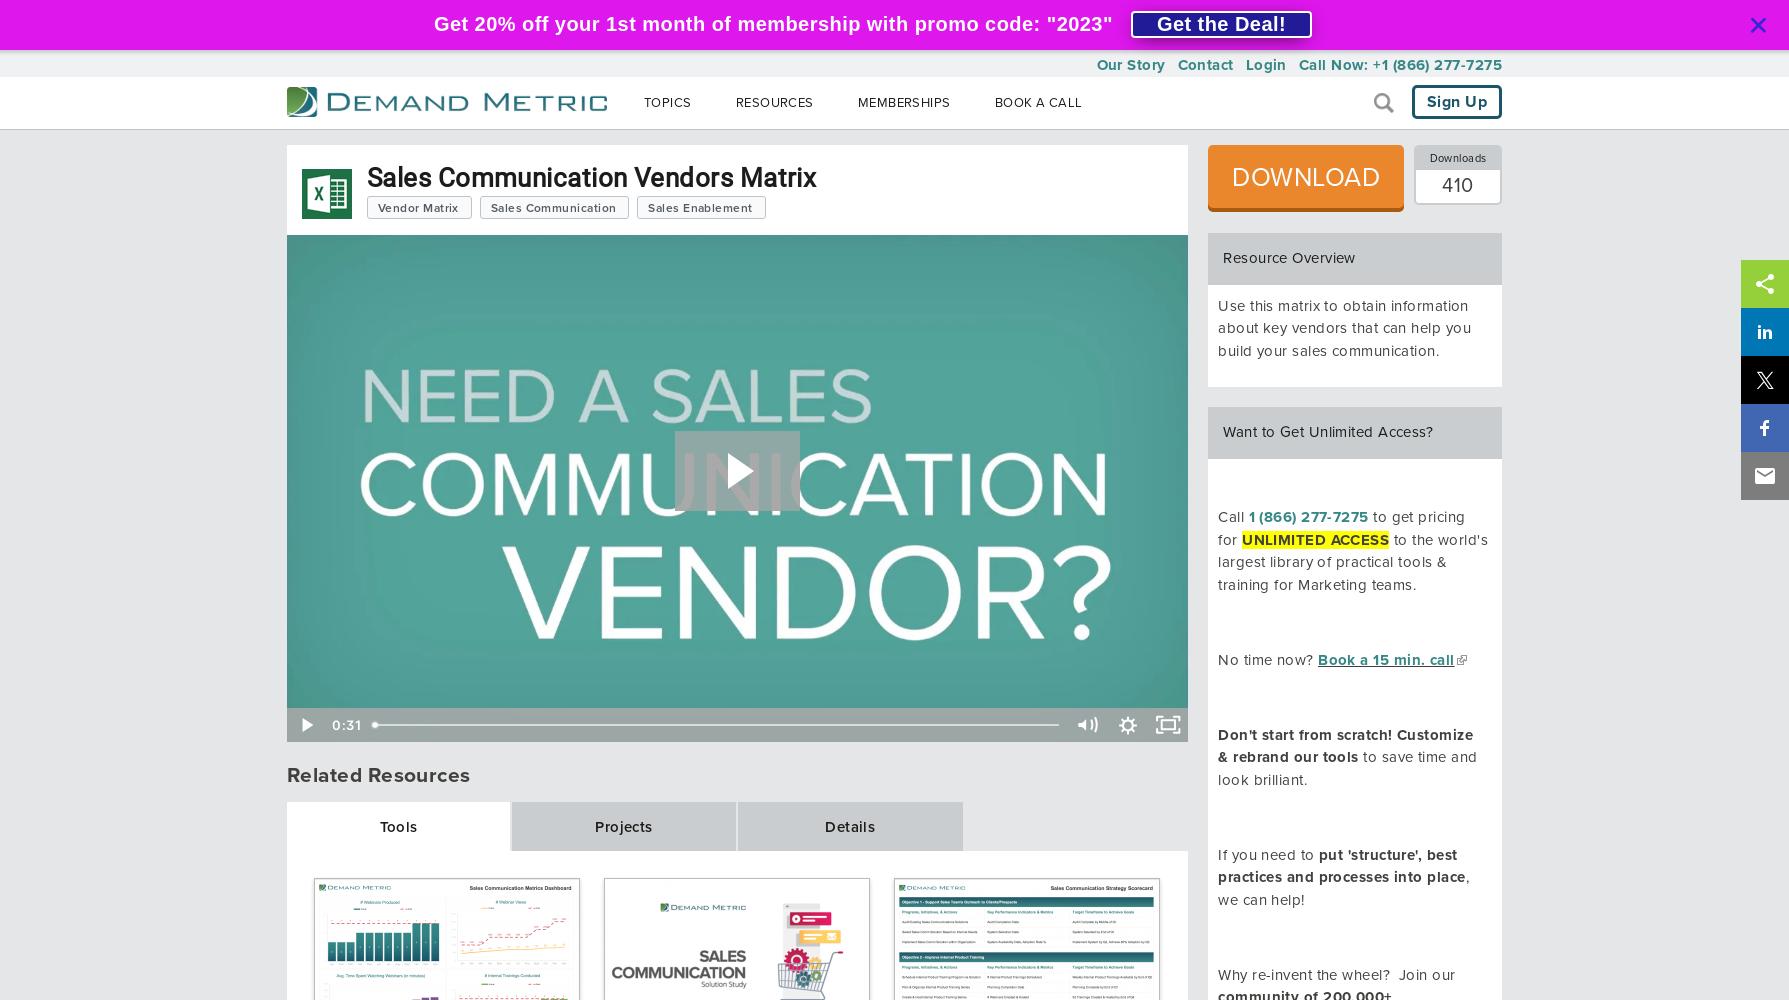 Image resolution: width=1789 pixels, height=1000 pixels. Describe the element at coordinates (1217, 853) in the screenshot. I see `'If you need to'` at that location.